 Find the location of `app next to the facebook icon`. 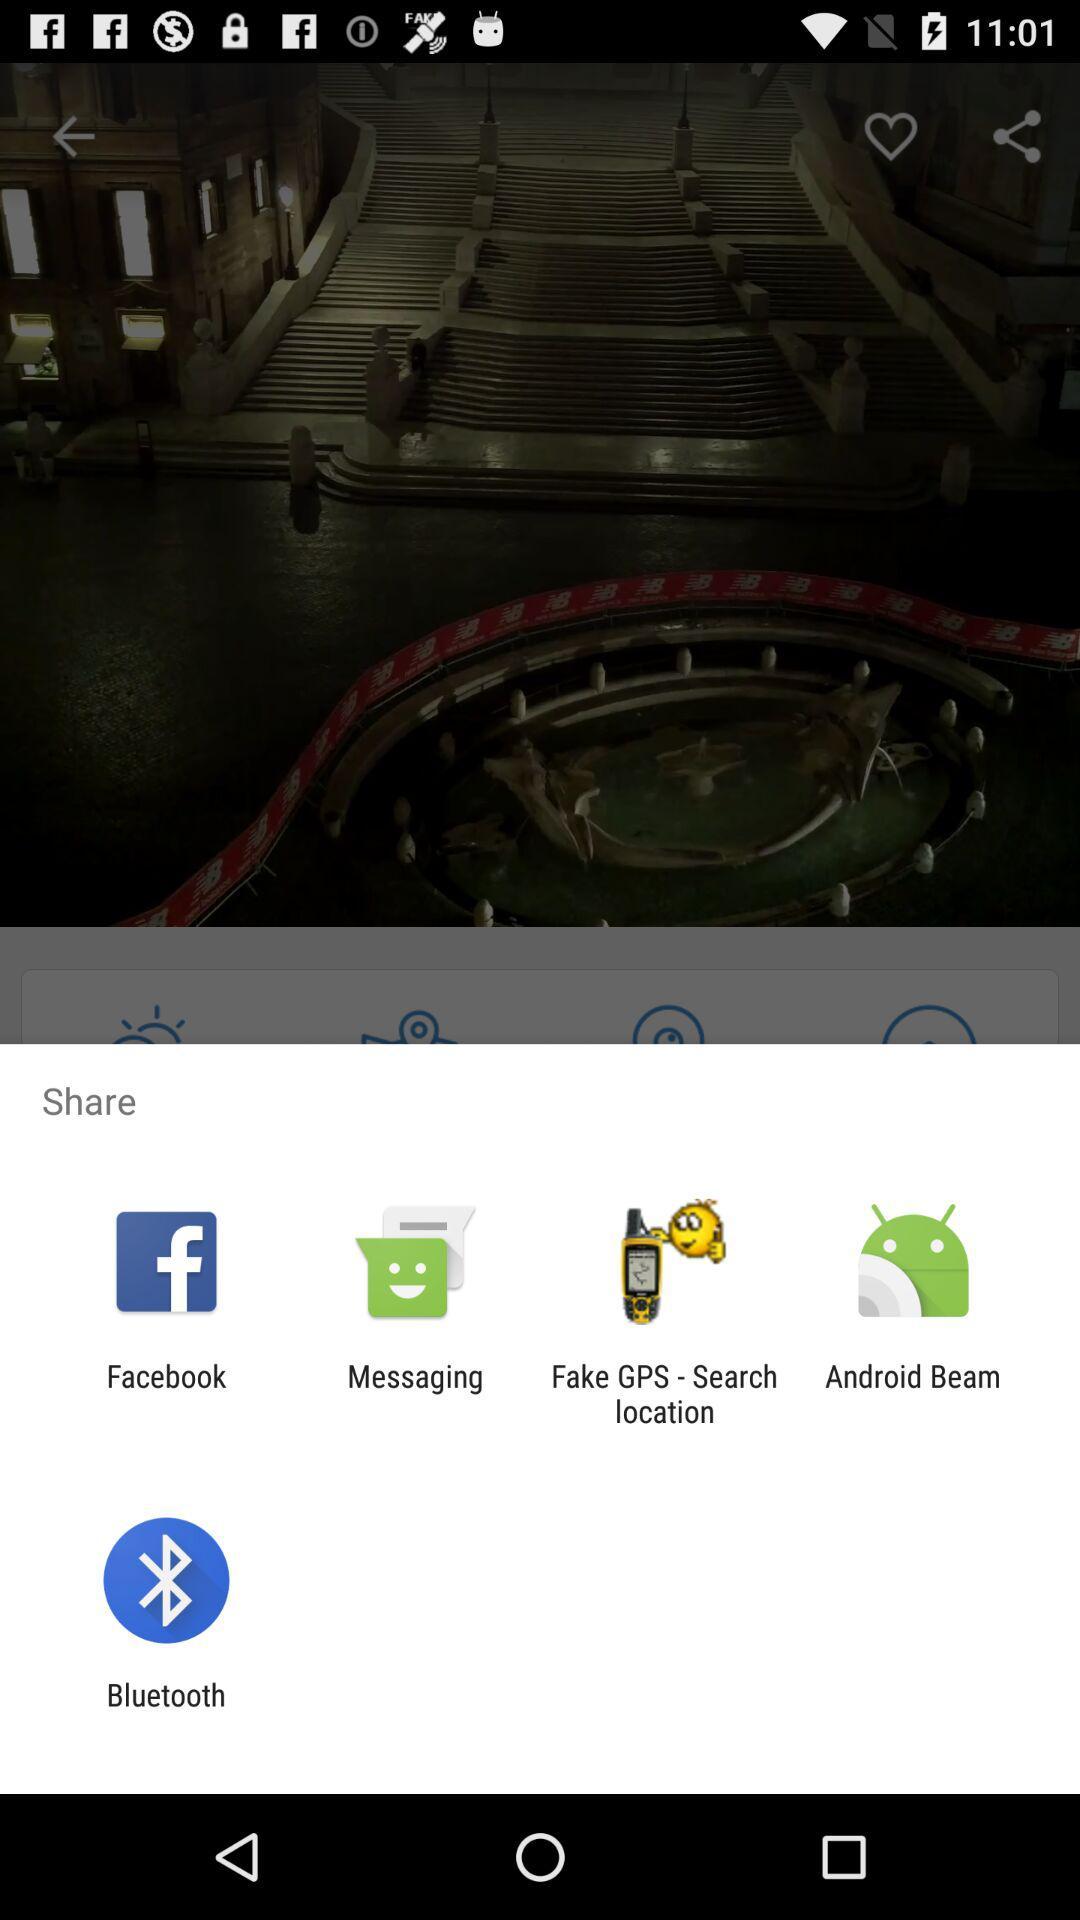

app next to the facebook icon is located at coordinates (414, 1392).